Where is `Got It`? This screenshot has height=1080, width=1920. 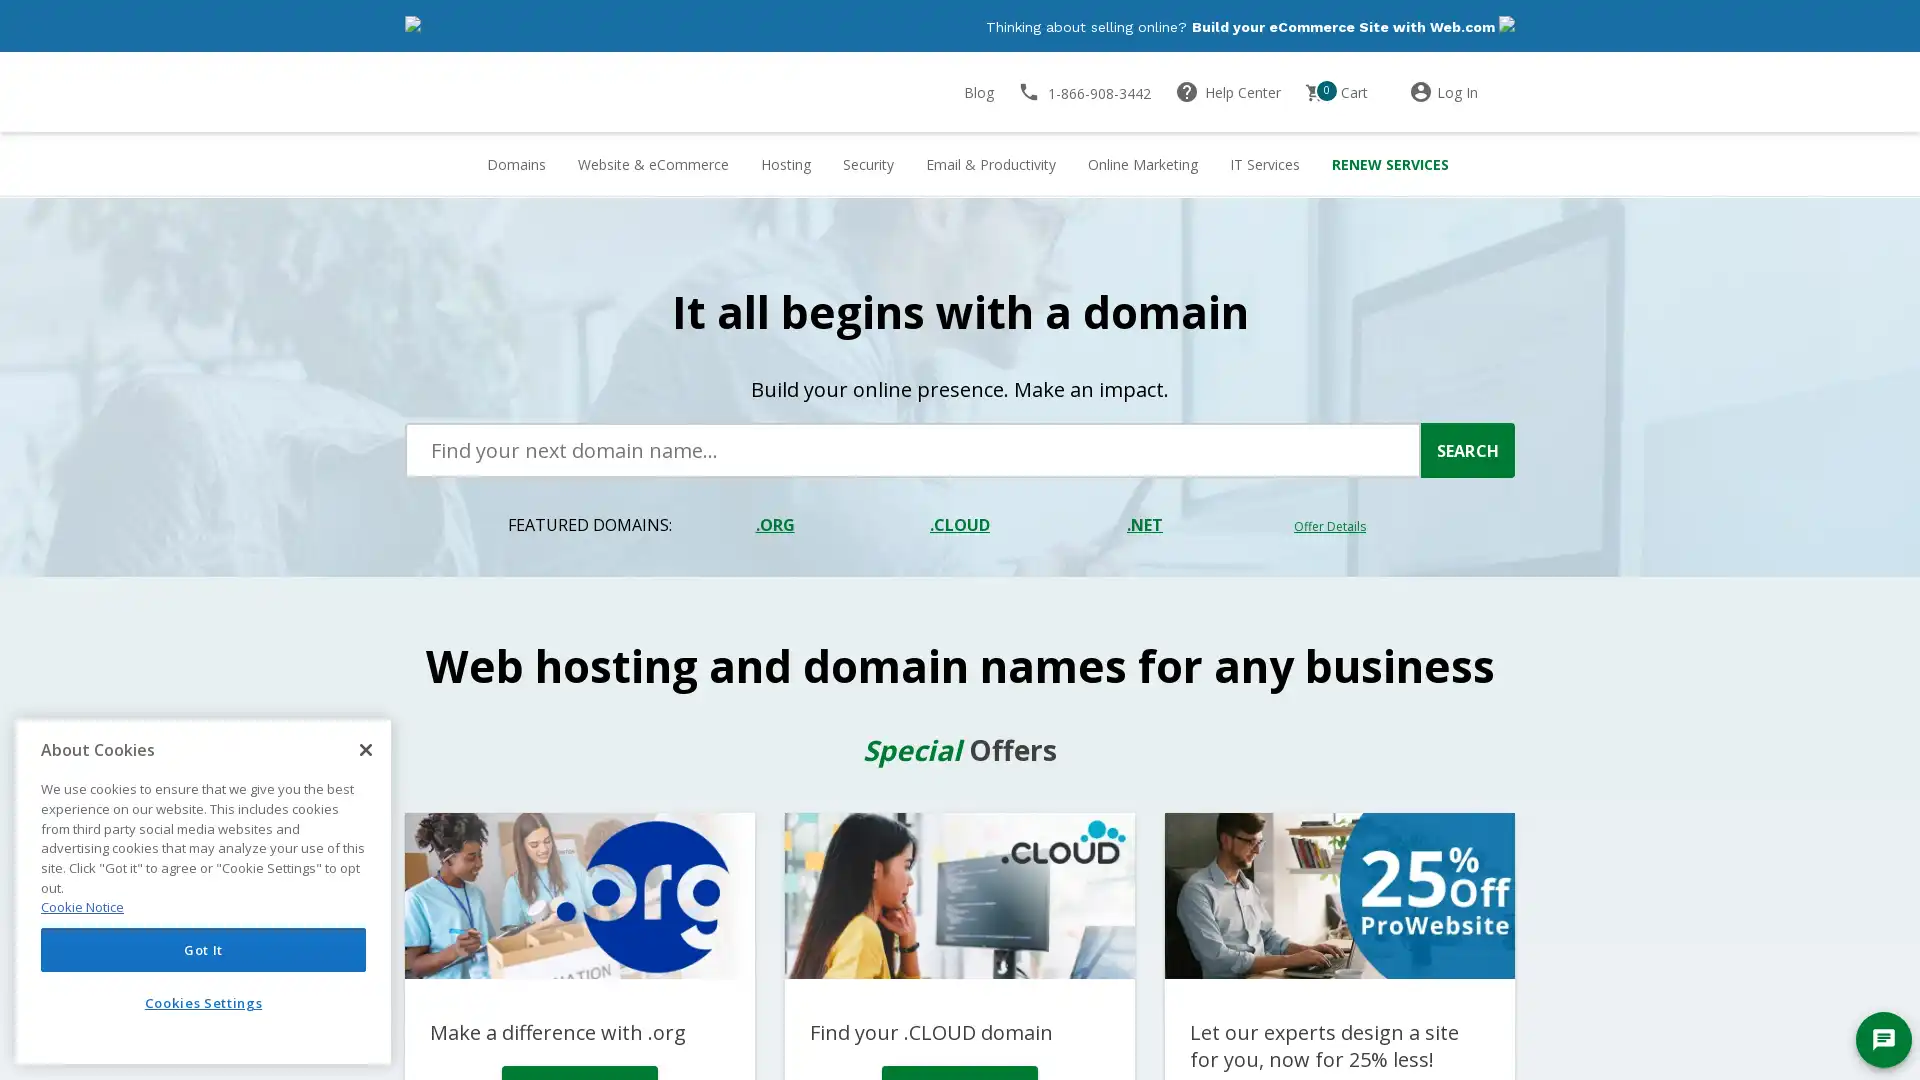 Got It is located at coordinates (203, 948).